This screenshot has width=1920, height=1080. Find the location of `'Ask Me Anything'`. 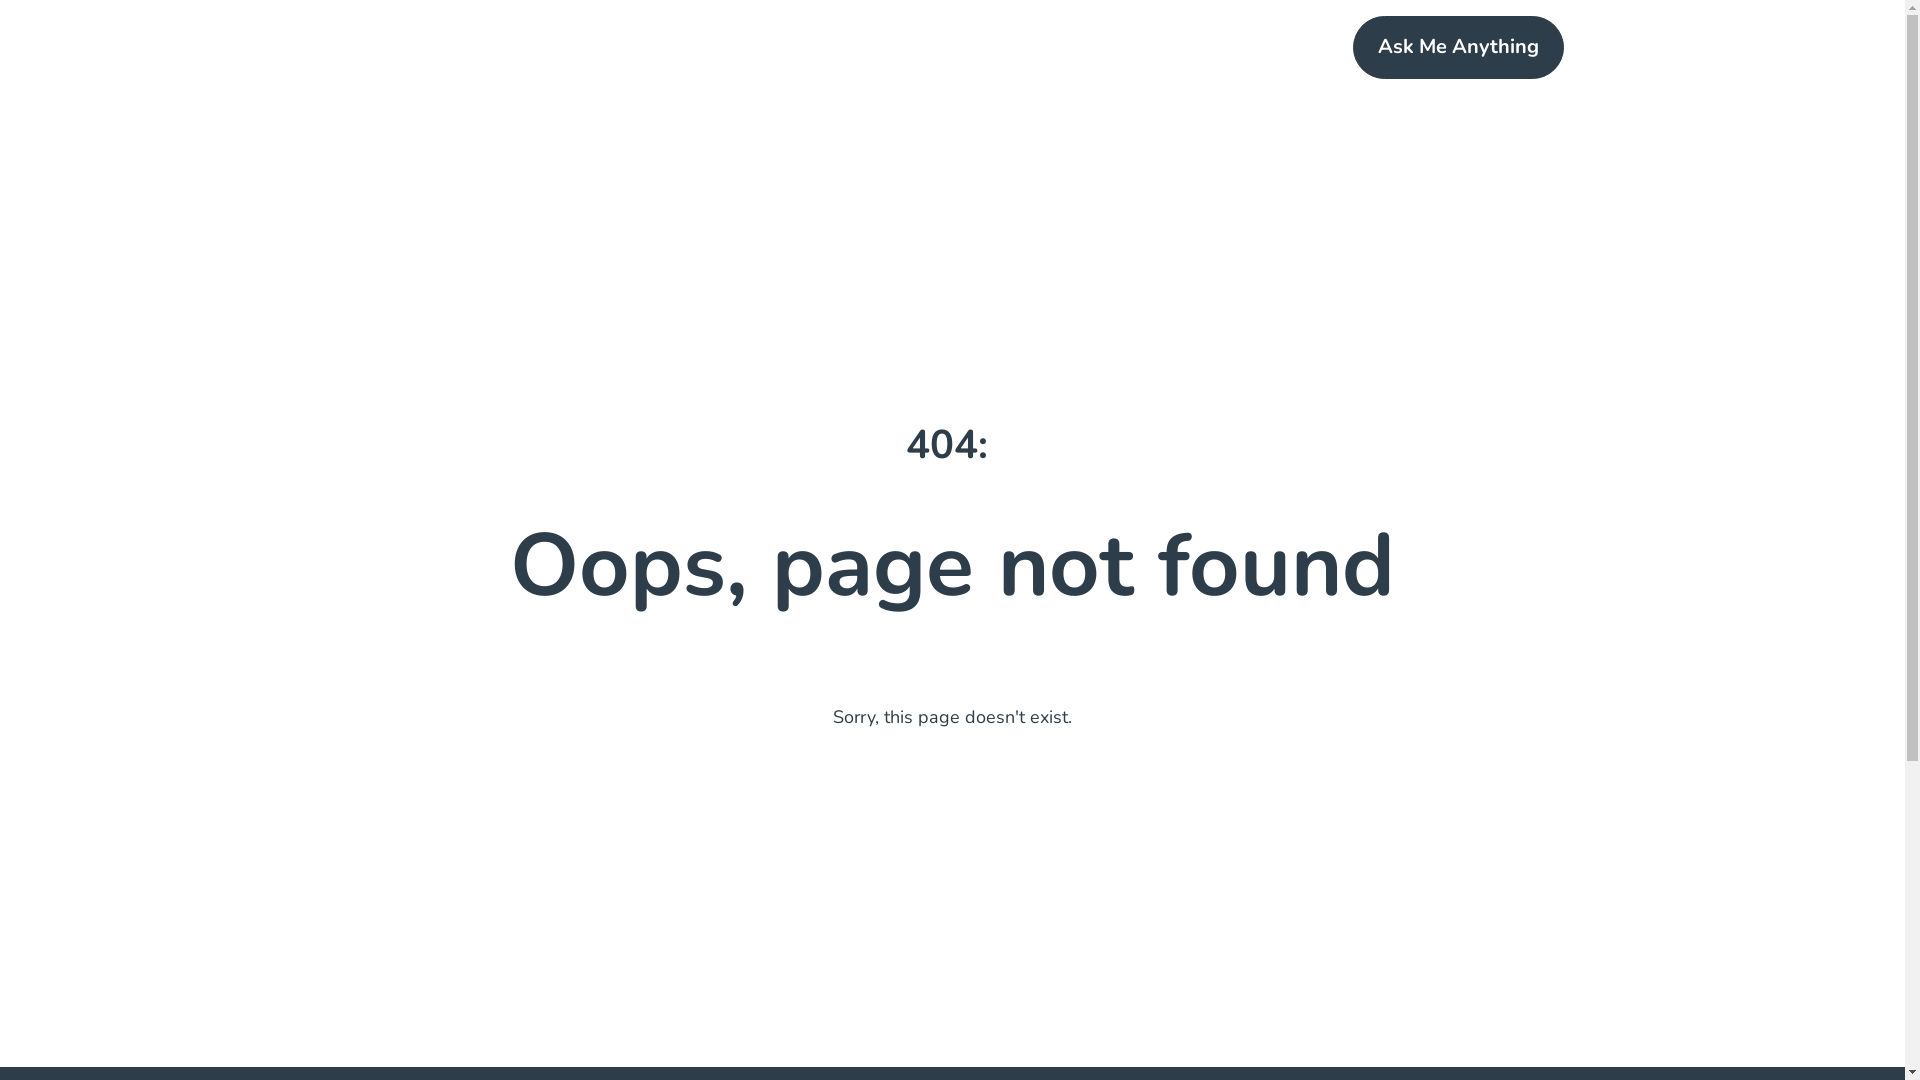

'Ask Me Anything' is located at coordinates (1458, 46).